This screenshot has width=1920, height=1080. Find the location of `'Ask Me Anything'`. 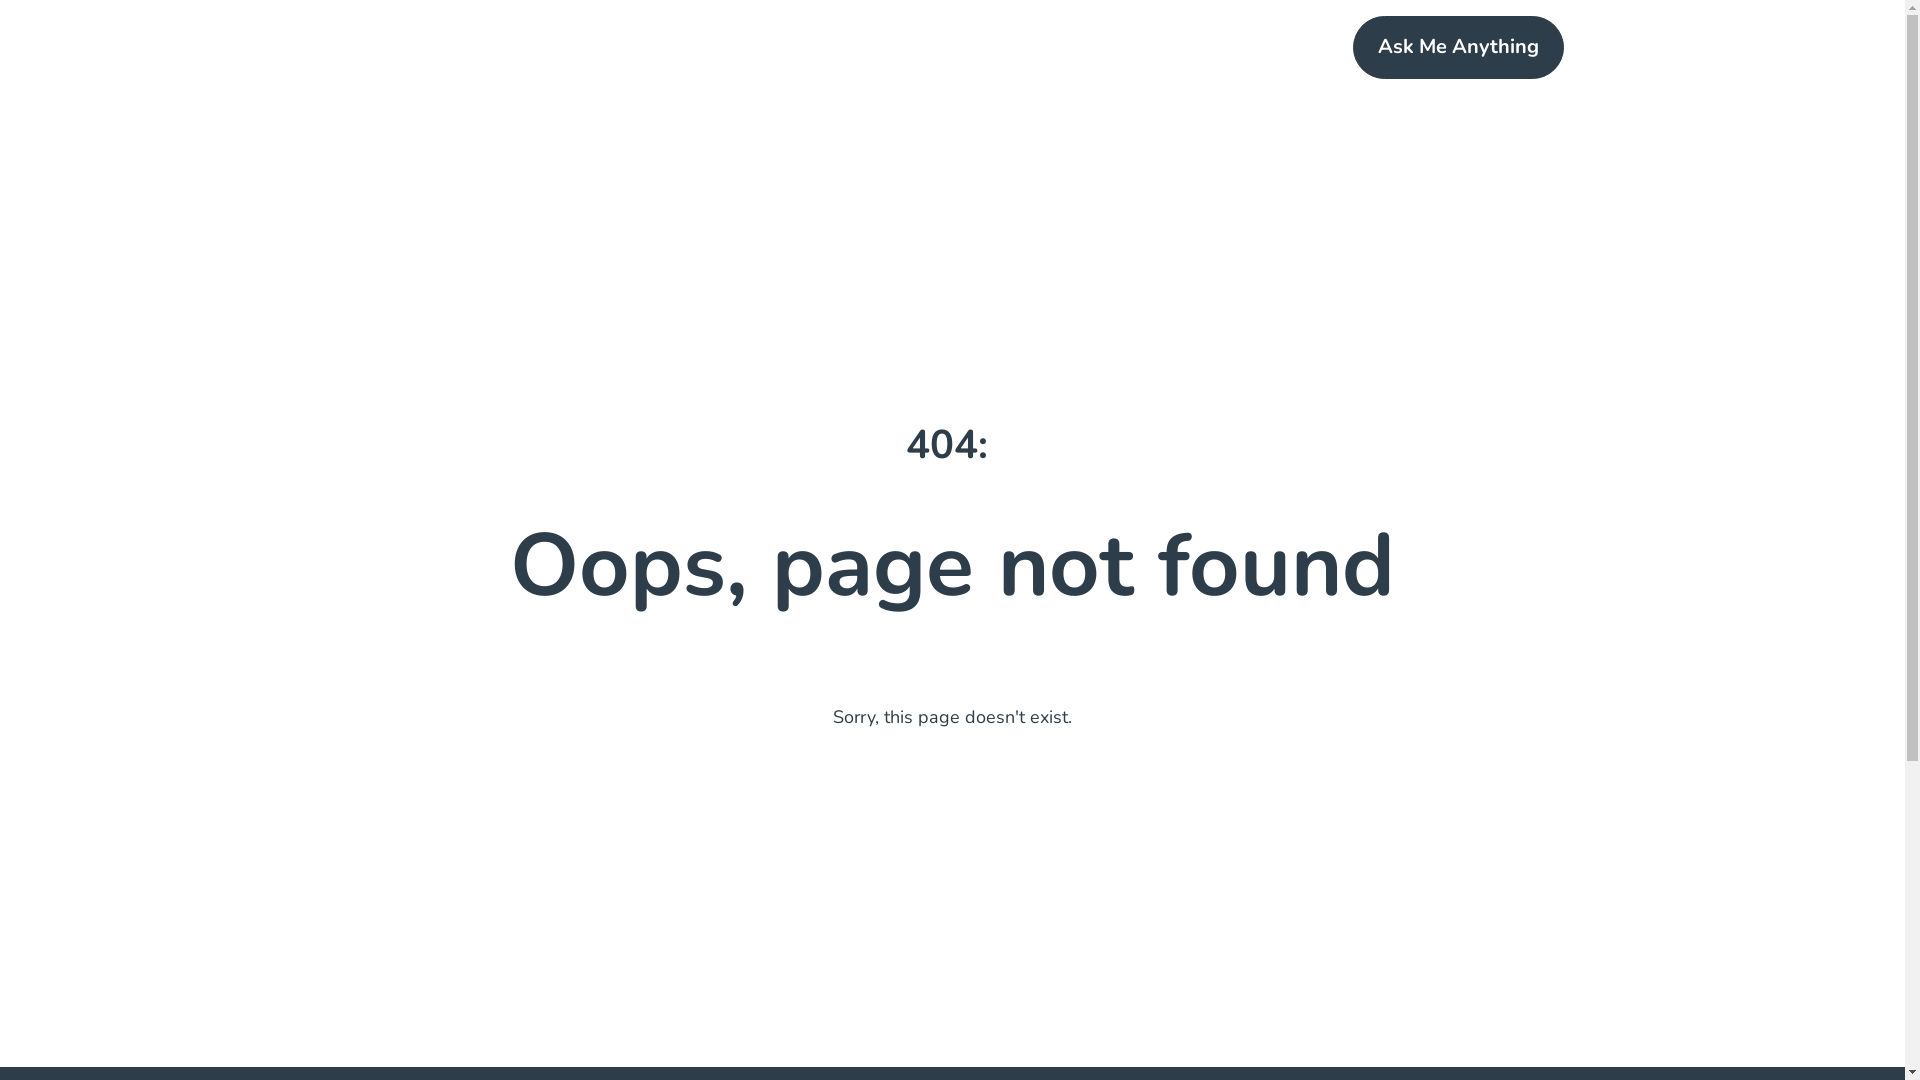

'Ask Me Anything' is located at coordinates (1458, 46).